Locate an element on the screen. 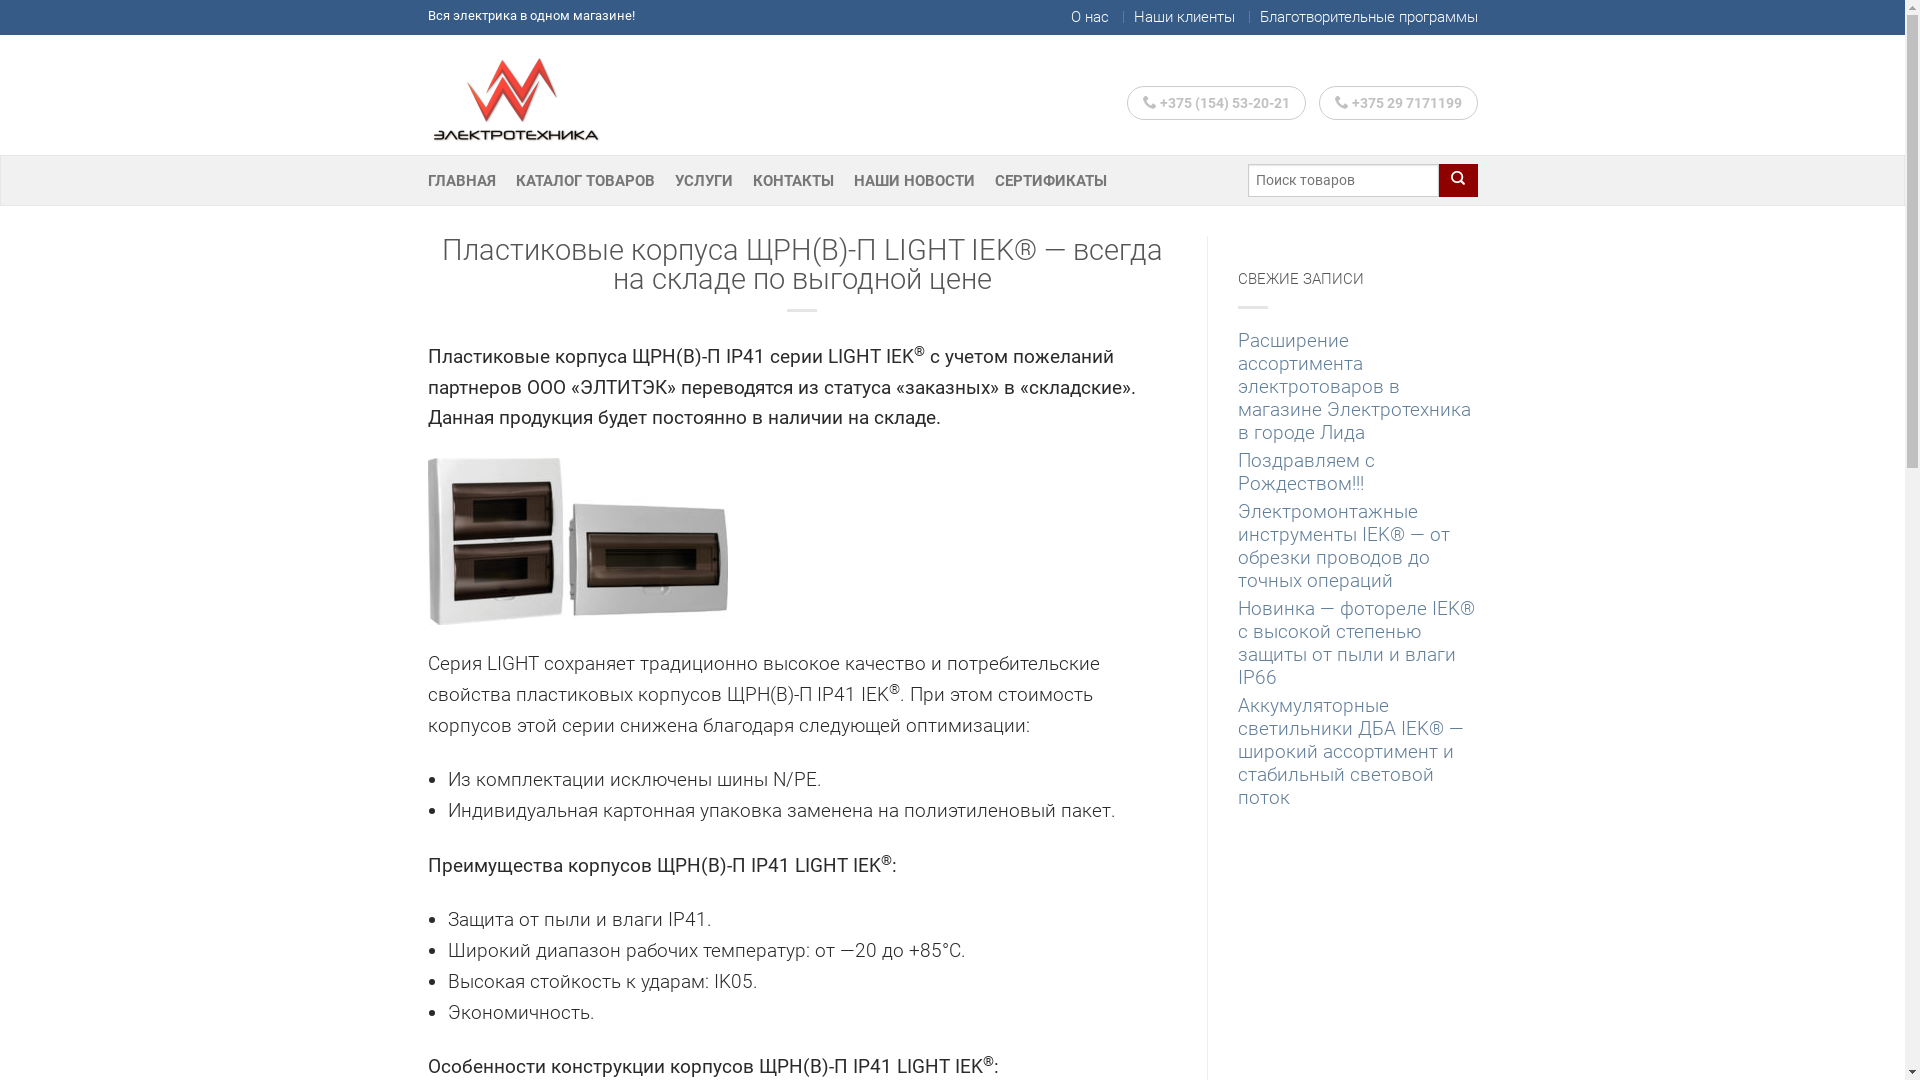 The height and width of the screenshot is (1080, 1920). '+375 (154) 53-20-21' is located at coordinates (1127, 103).